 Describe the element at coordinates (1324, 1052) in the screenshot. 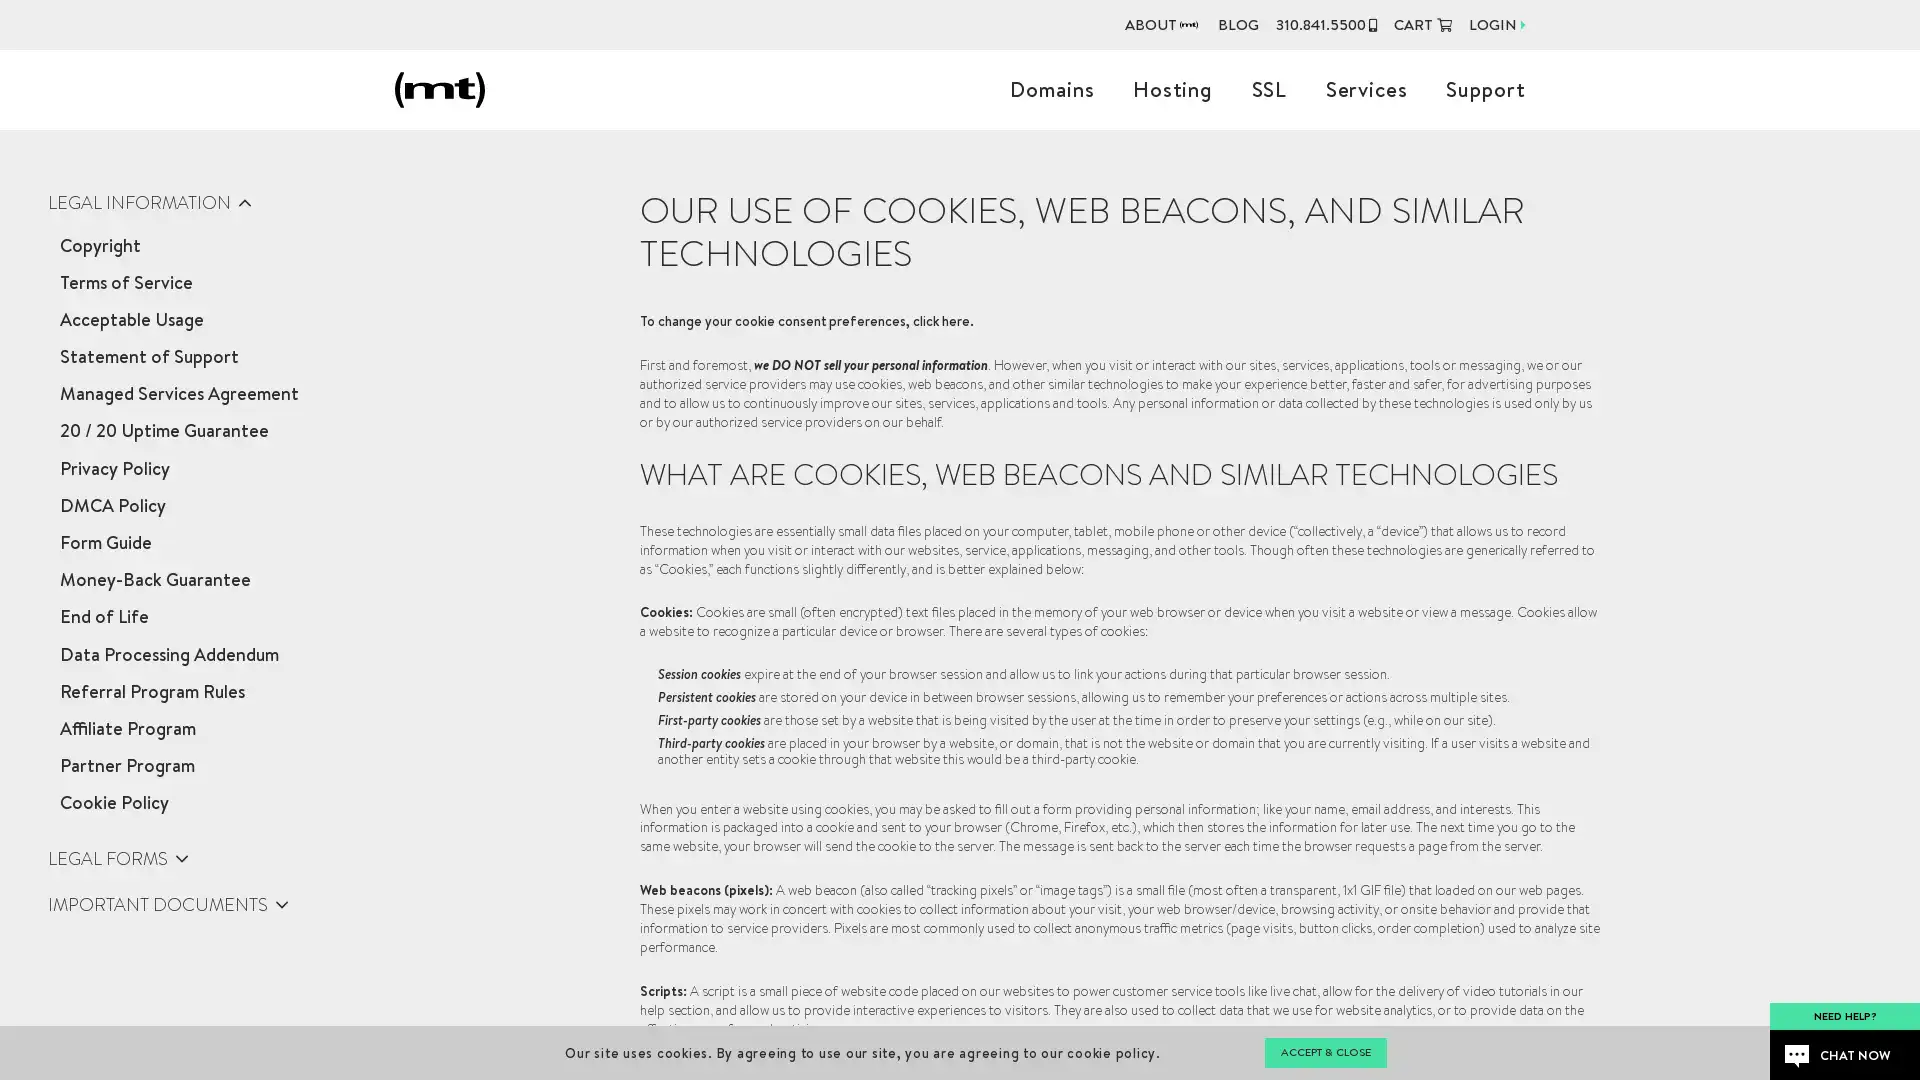

I see `ACCEPT & CLOSE` at that location.